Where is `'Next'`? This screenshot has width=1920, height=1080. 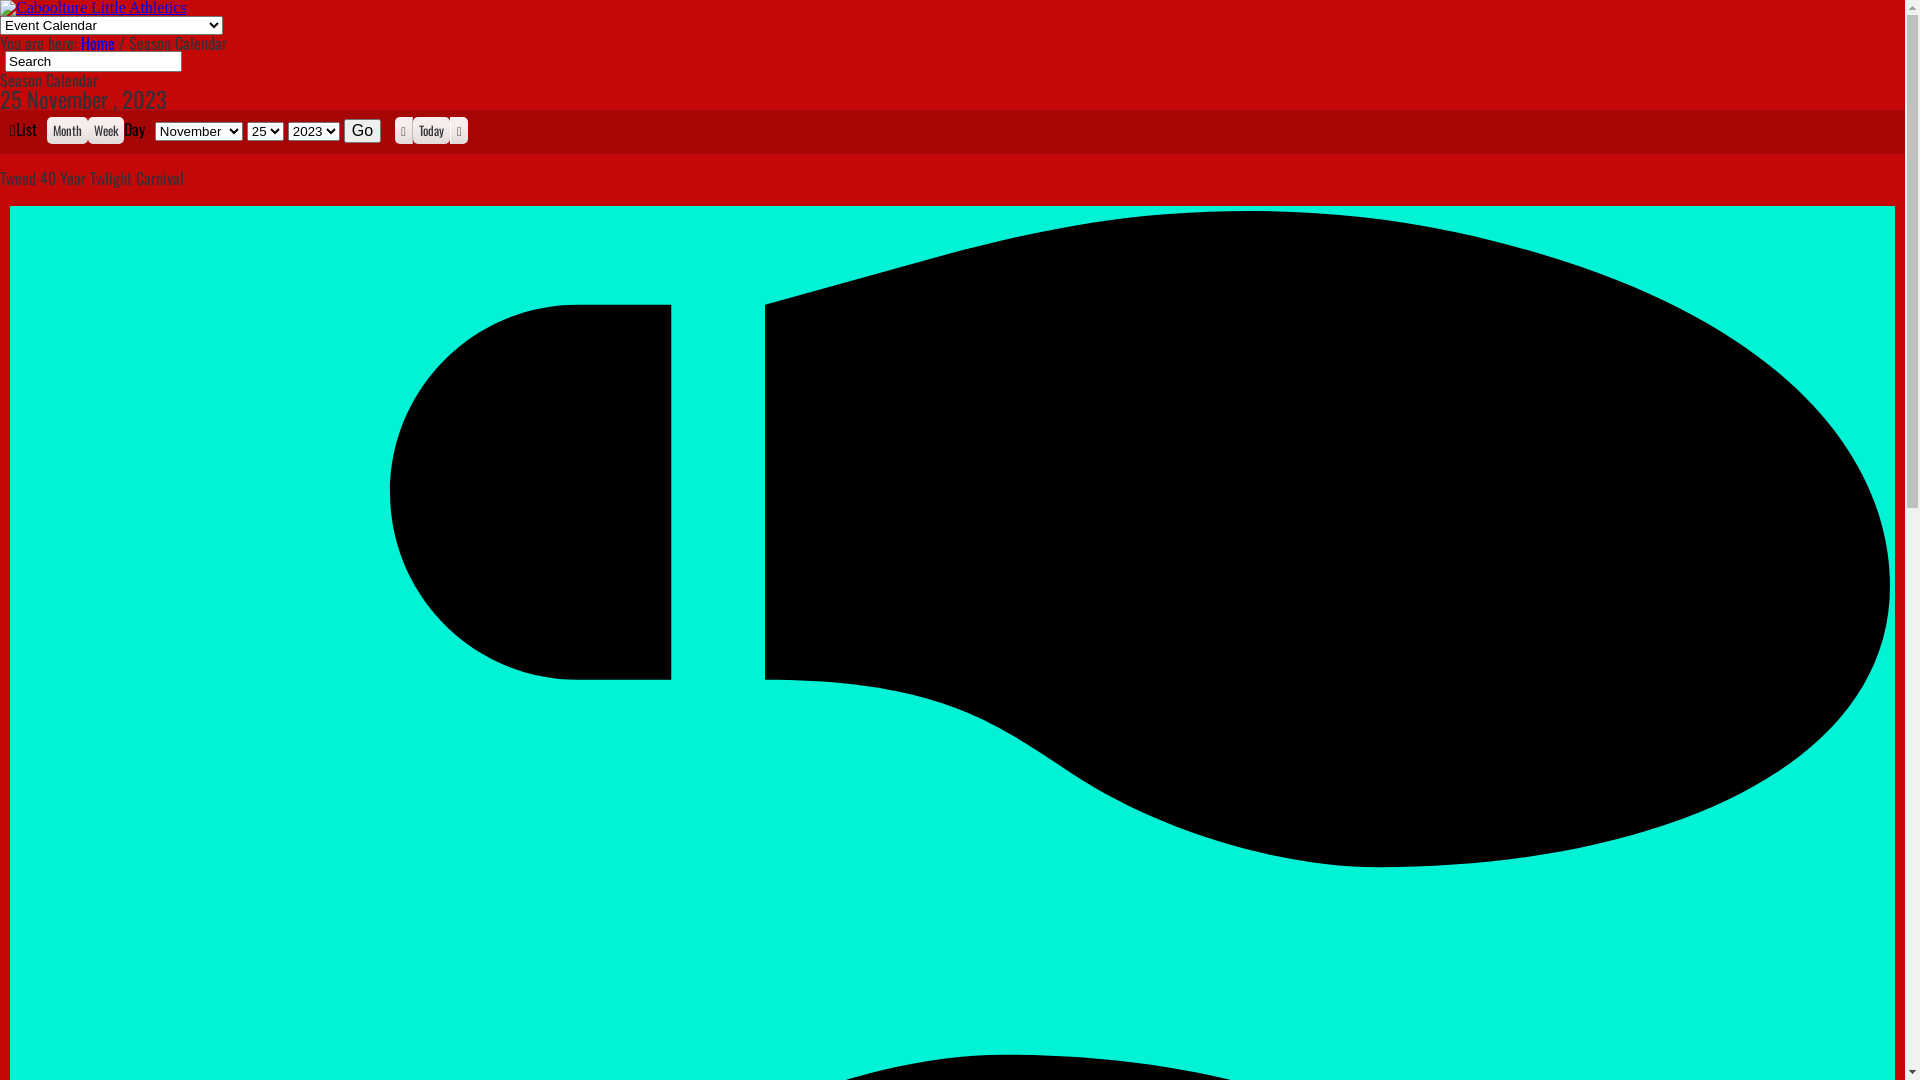 'Next' is located at coordinates (449, 130).